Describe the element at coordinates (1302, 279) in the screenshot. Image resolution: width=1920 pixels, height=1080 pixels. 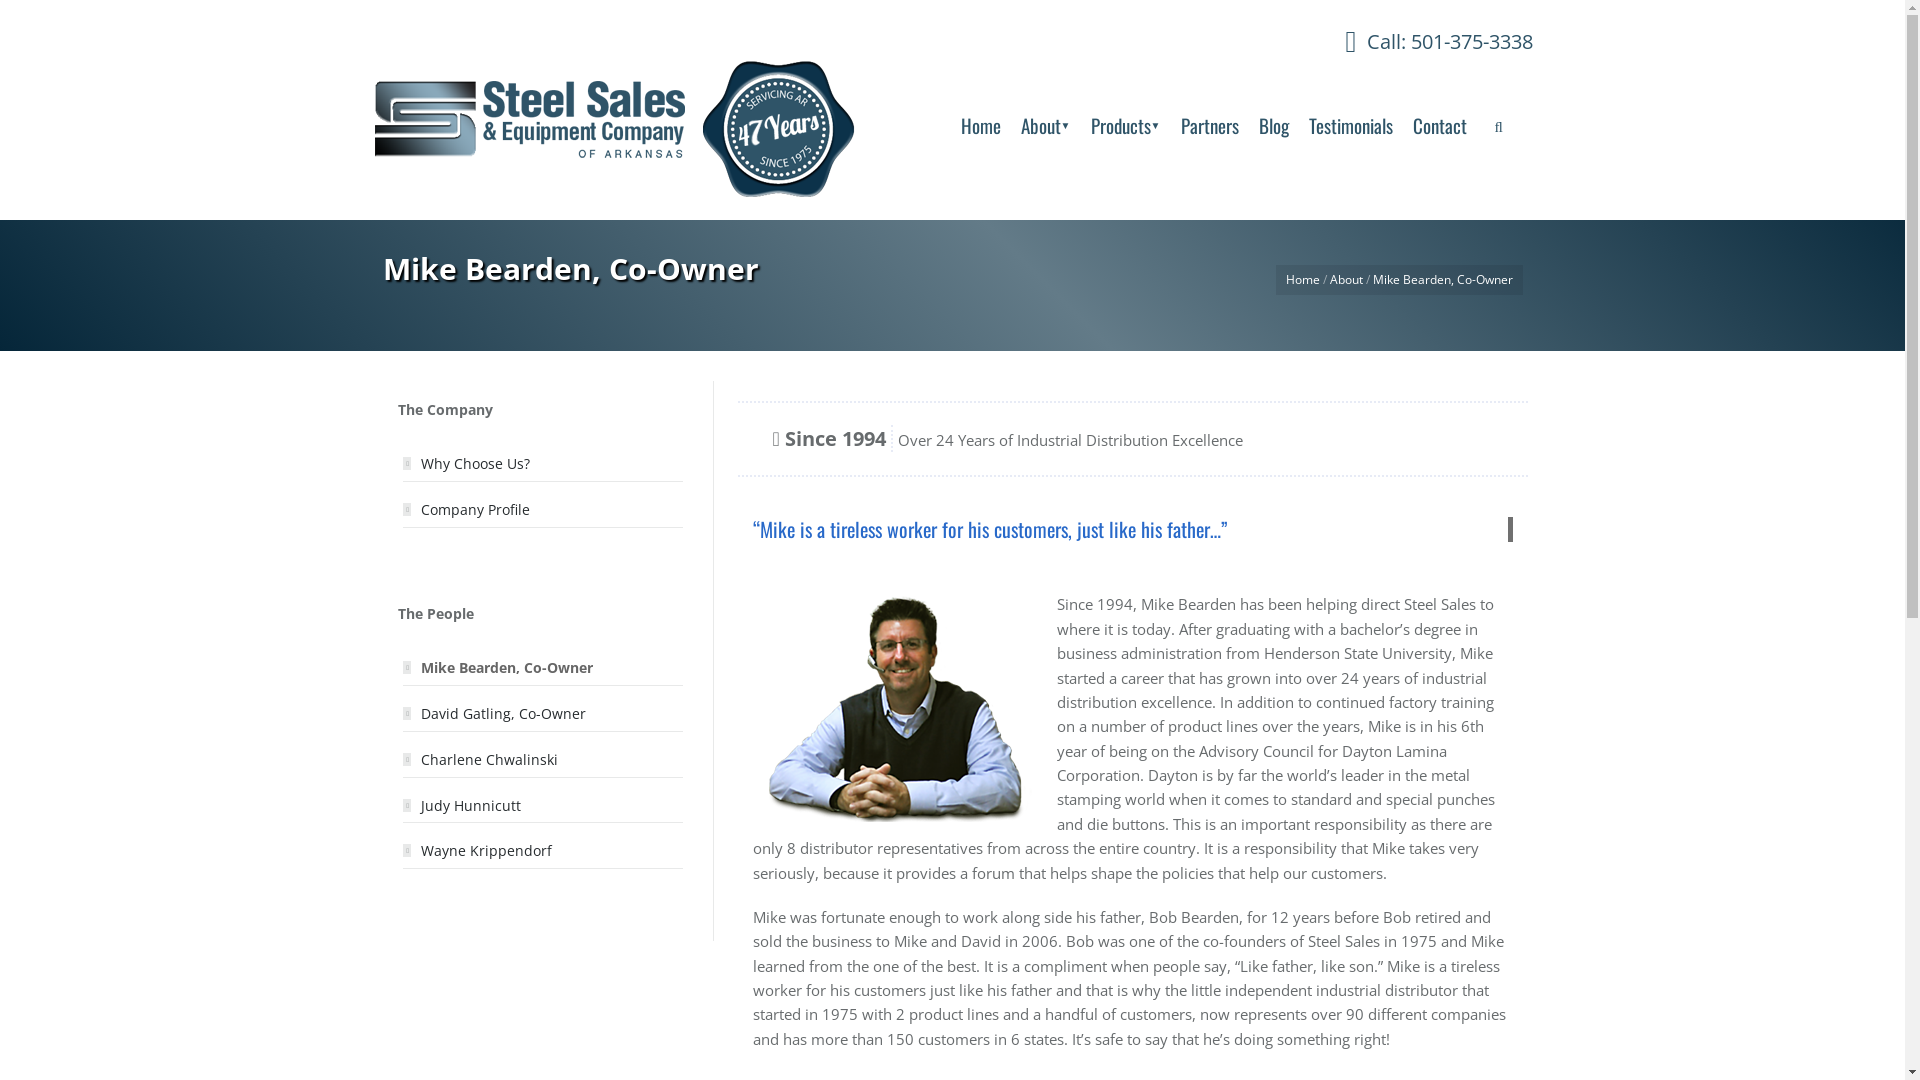
I see `'Home'` at that location.